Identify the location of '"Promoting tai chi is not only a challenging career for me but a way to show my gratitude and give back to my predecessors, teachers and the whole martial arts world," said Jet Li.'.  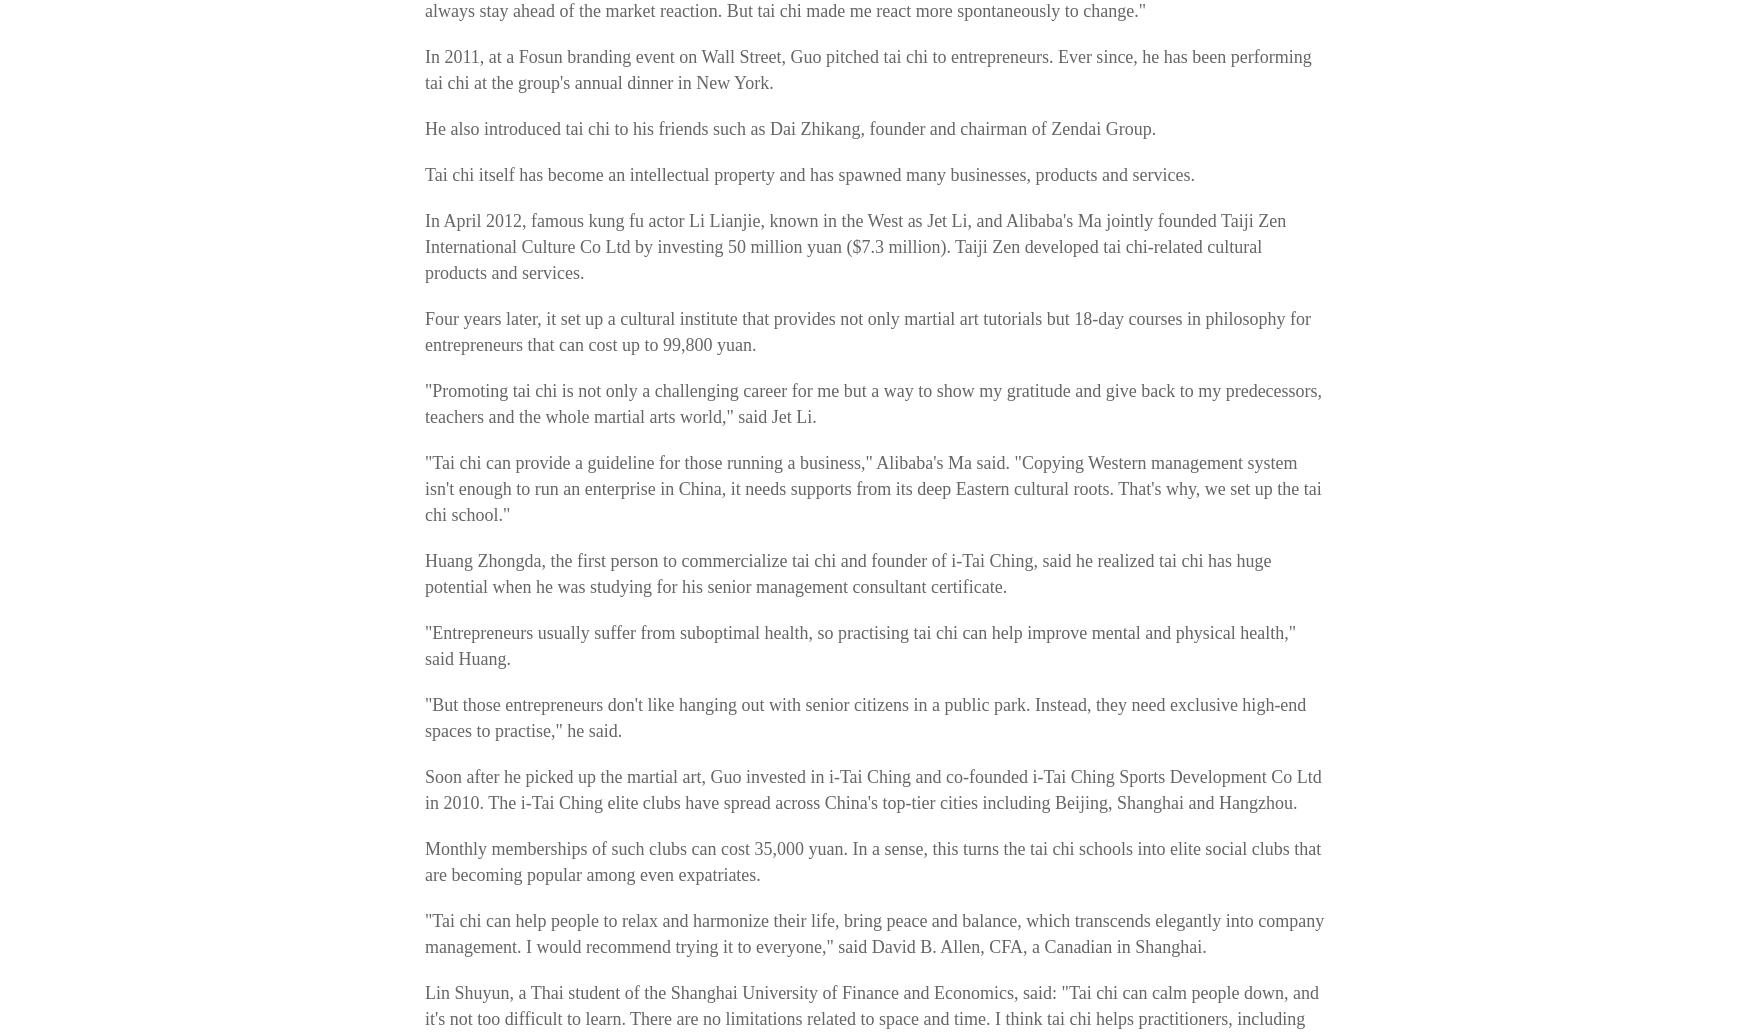
(873, 404).